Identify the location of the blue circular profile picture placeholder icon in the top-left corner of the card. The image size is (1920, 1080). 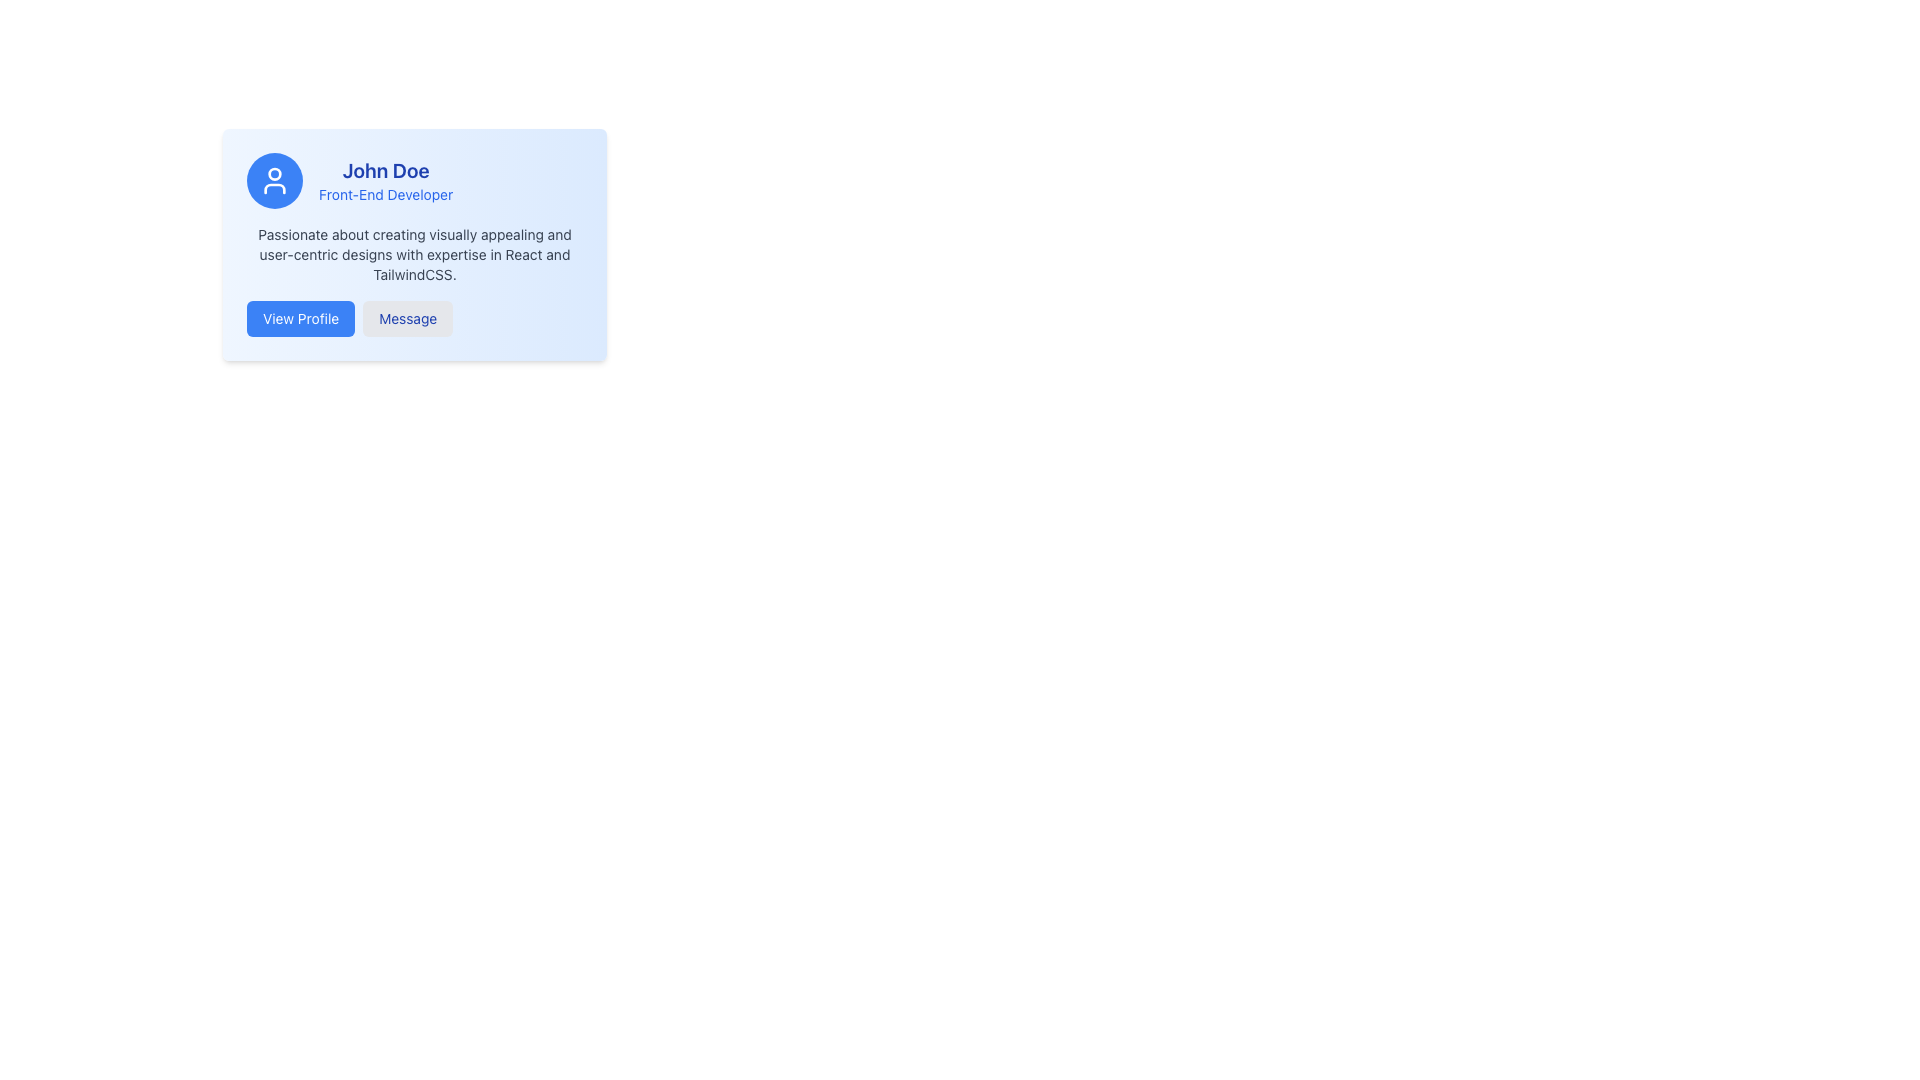
(273, 181).